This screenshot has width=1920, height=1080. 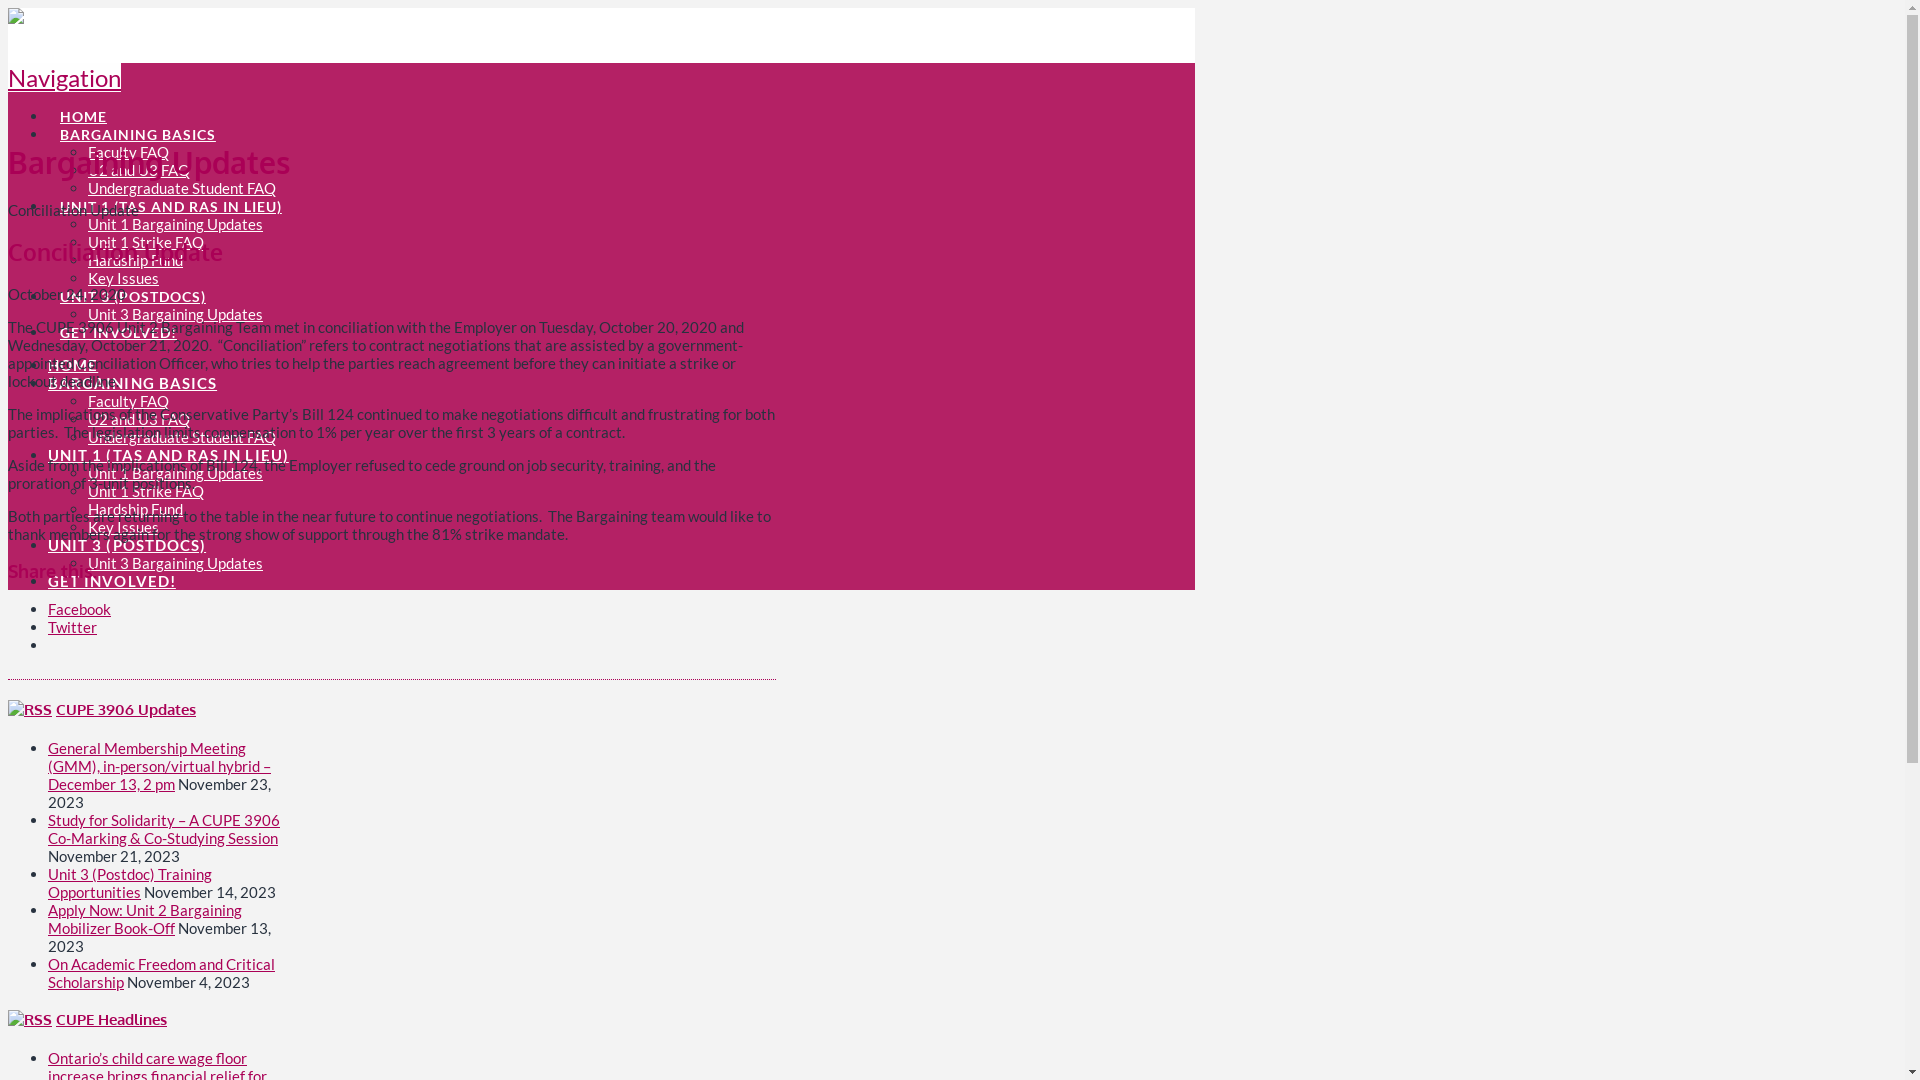 What do you see at coordinates (138, 168) in the screenshot?
I see `'U2 and U3 FAQ'` at bounding box center [138, 168].